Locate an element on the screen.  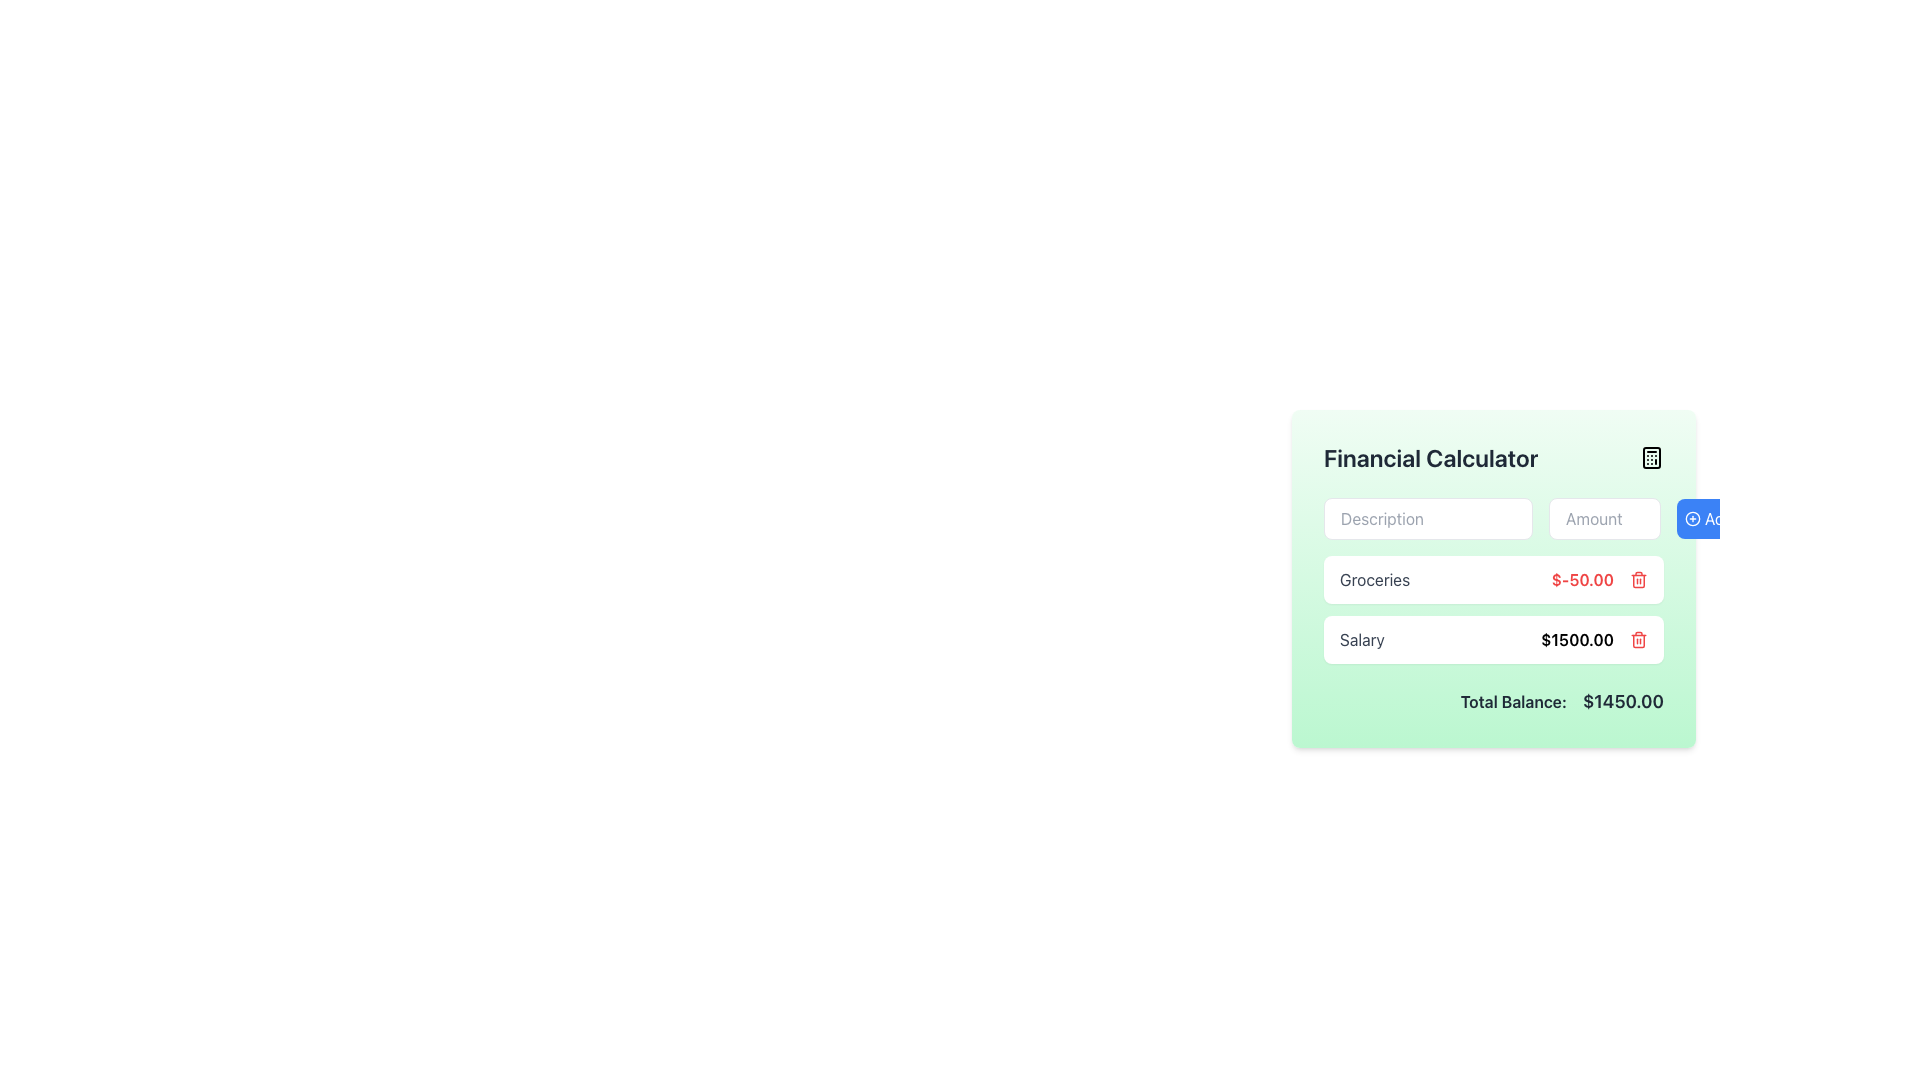
the calculator icon located to the right of the 'Financial Calculator' title is located at coordinates (1651, 458).